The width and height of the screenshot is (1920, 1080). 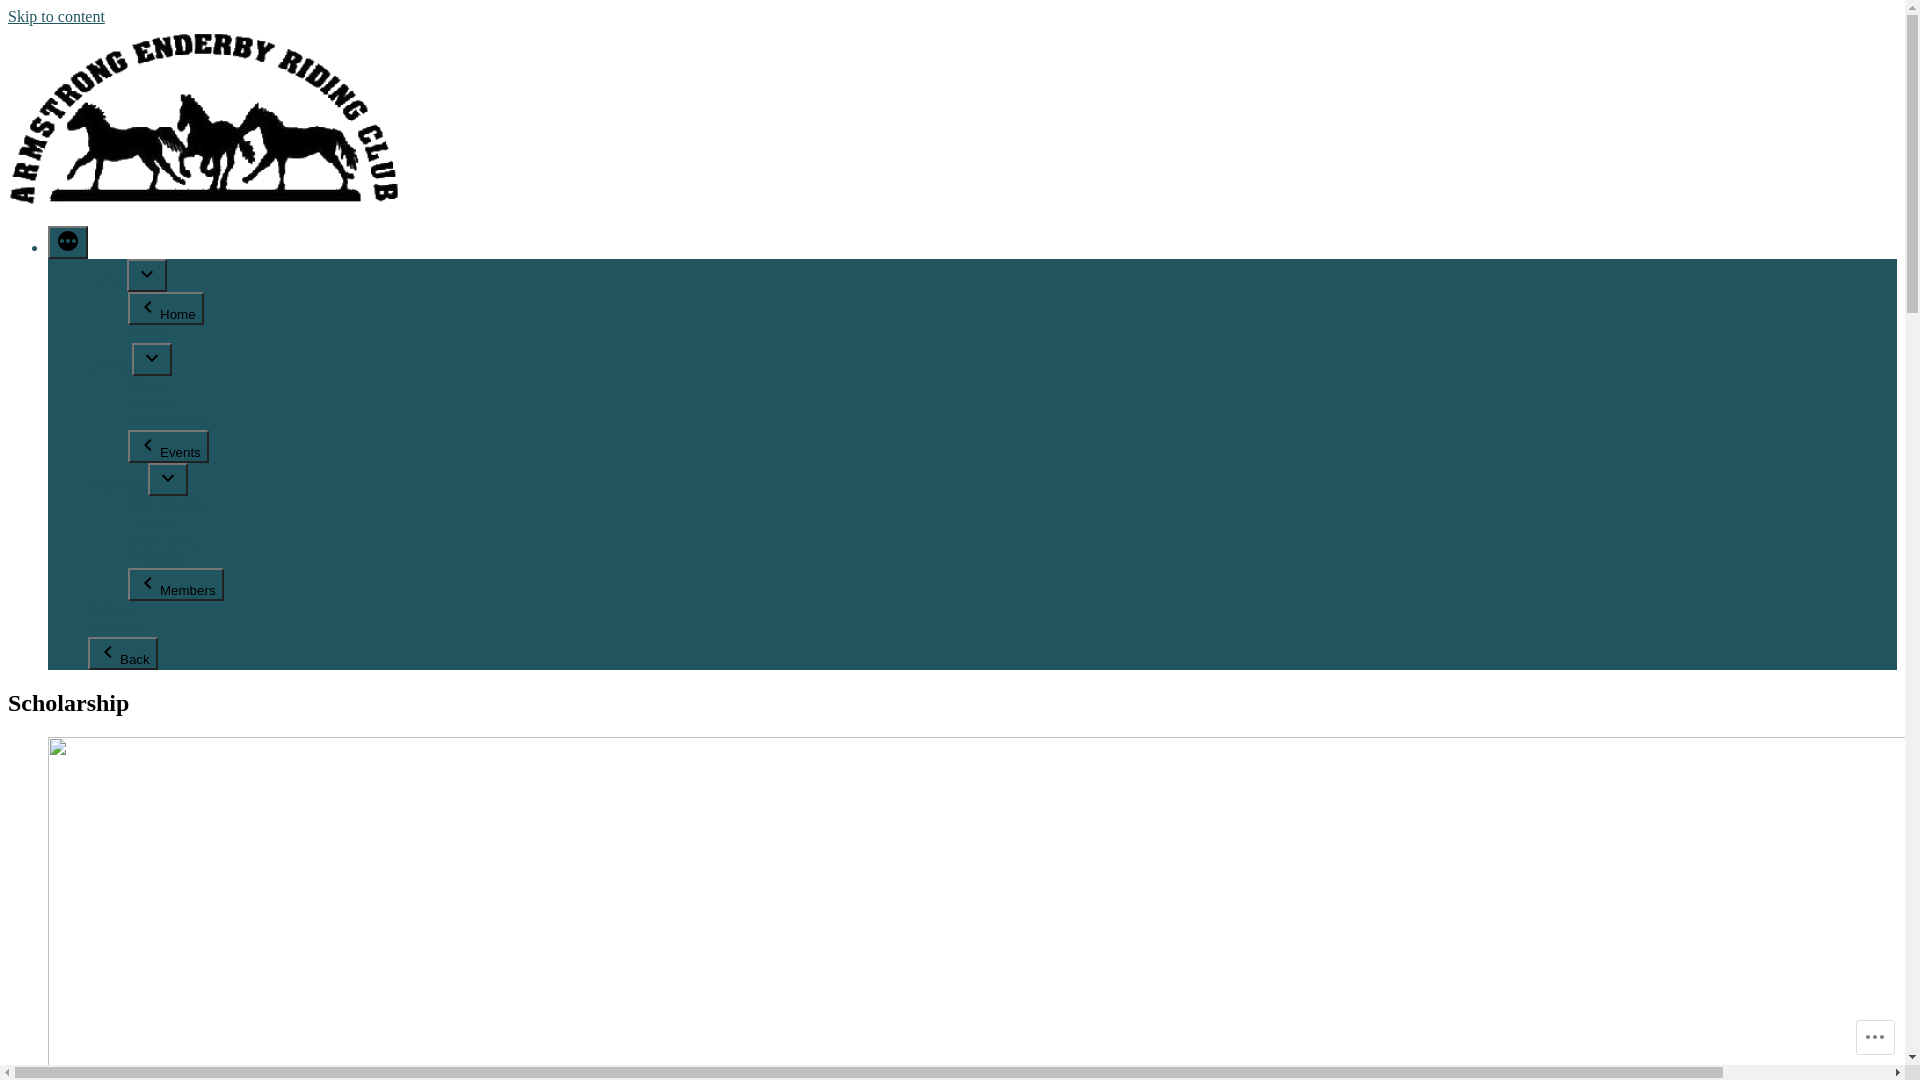 What do you see at coordinates (86, 626) in the screenshot?
I see `'Contacts'` at bounding box center [86, 626].